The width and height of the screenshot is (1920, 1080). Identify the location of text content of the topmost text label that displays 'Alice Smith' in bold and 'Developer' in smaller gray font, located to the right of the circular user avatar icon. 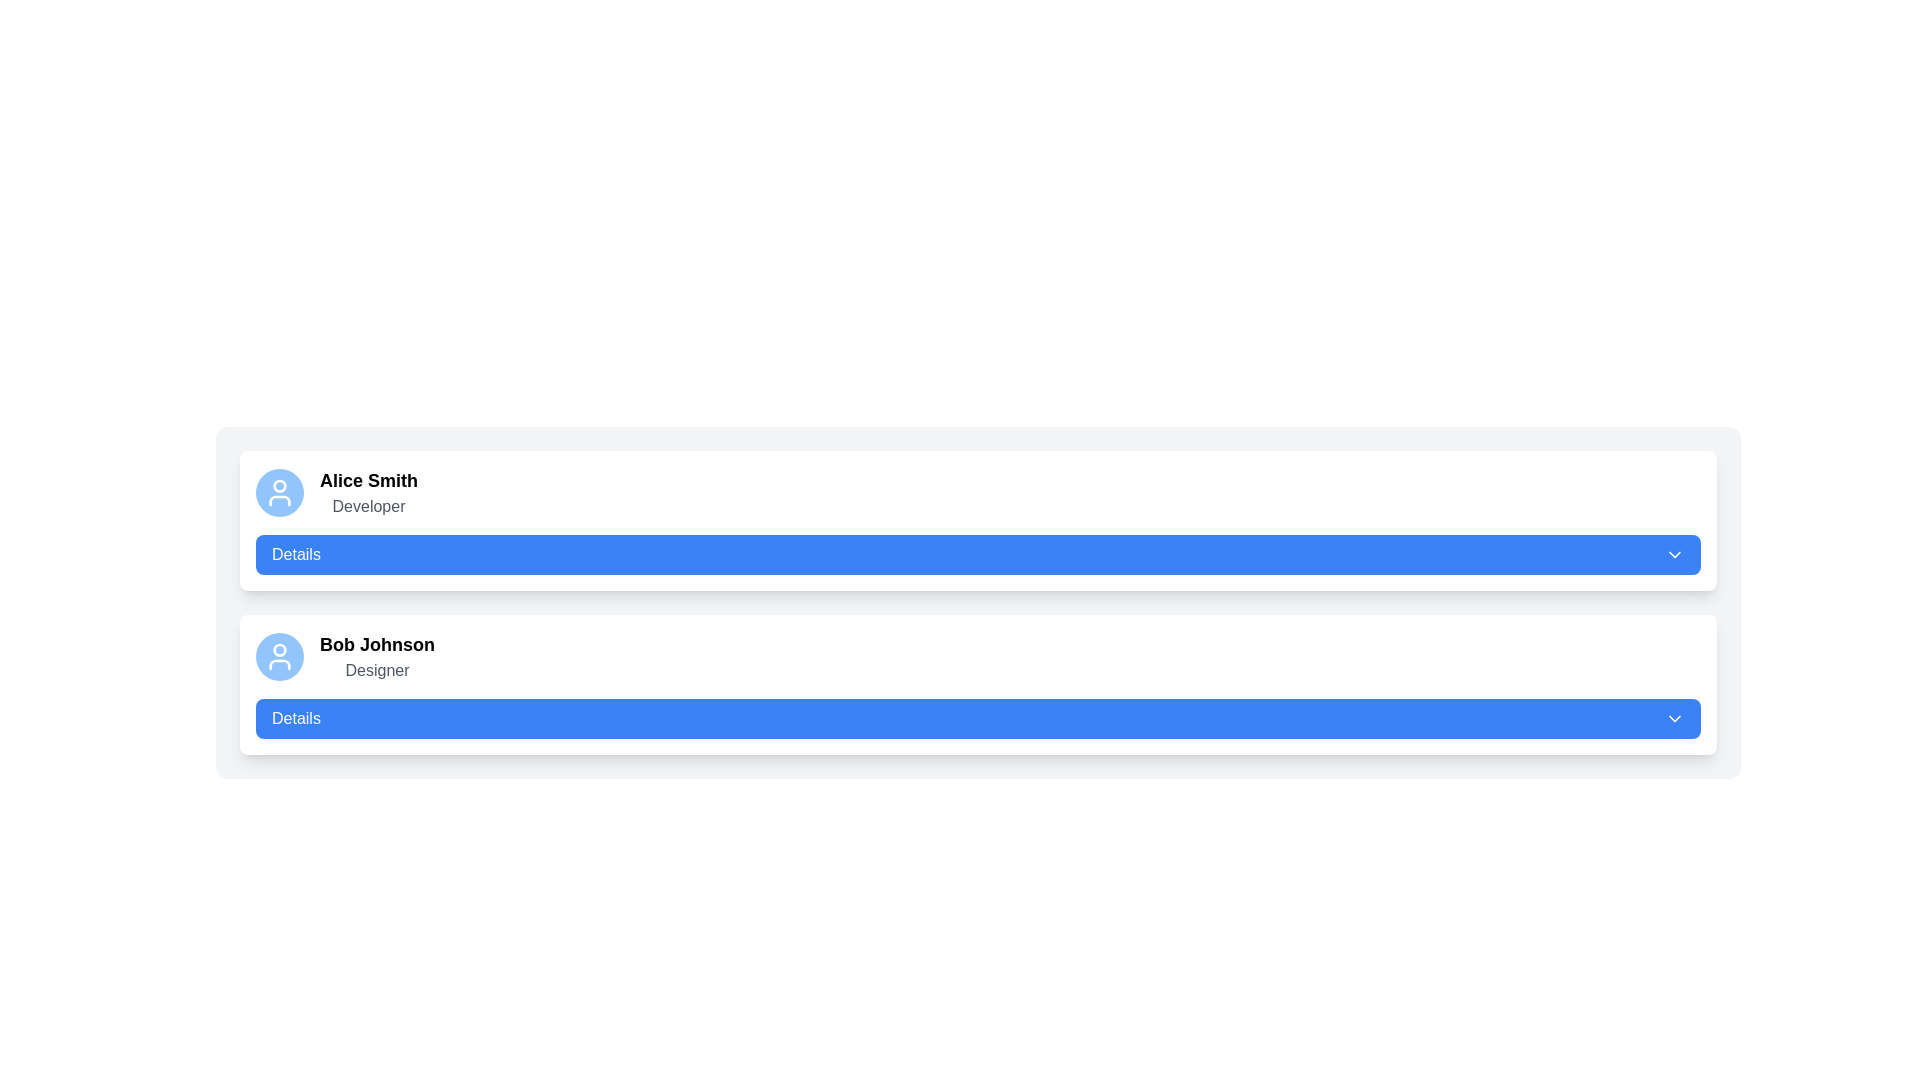
(369, 493).